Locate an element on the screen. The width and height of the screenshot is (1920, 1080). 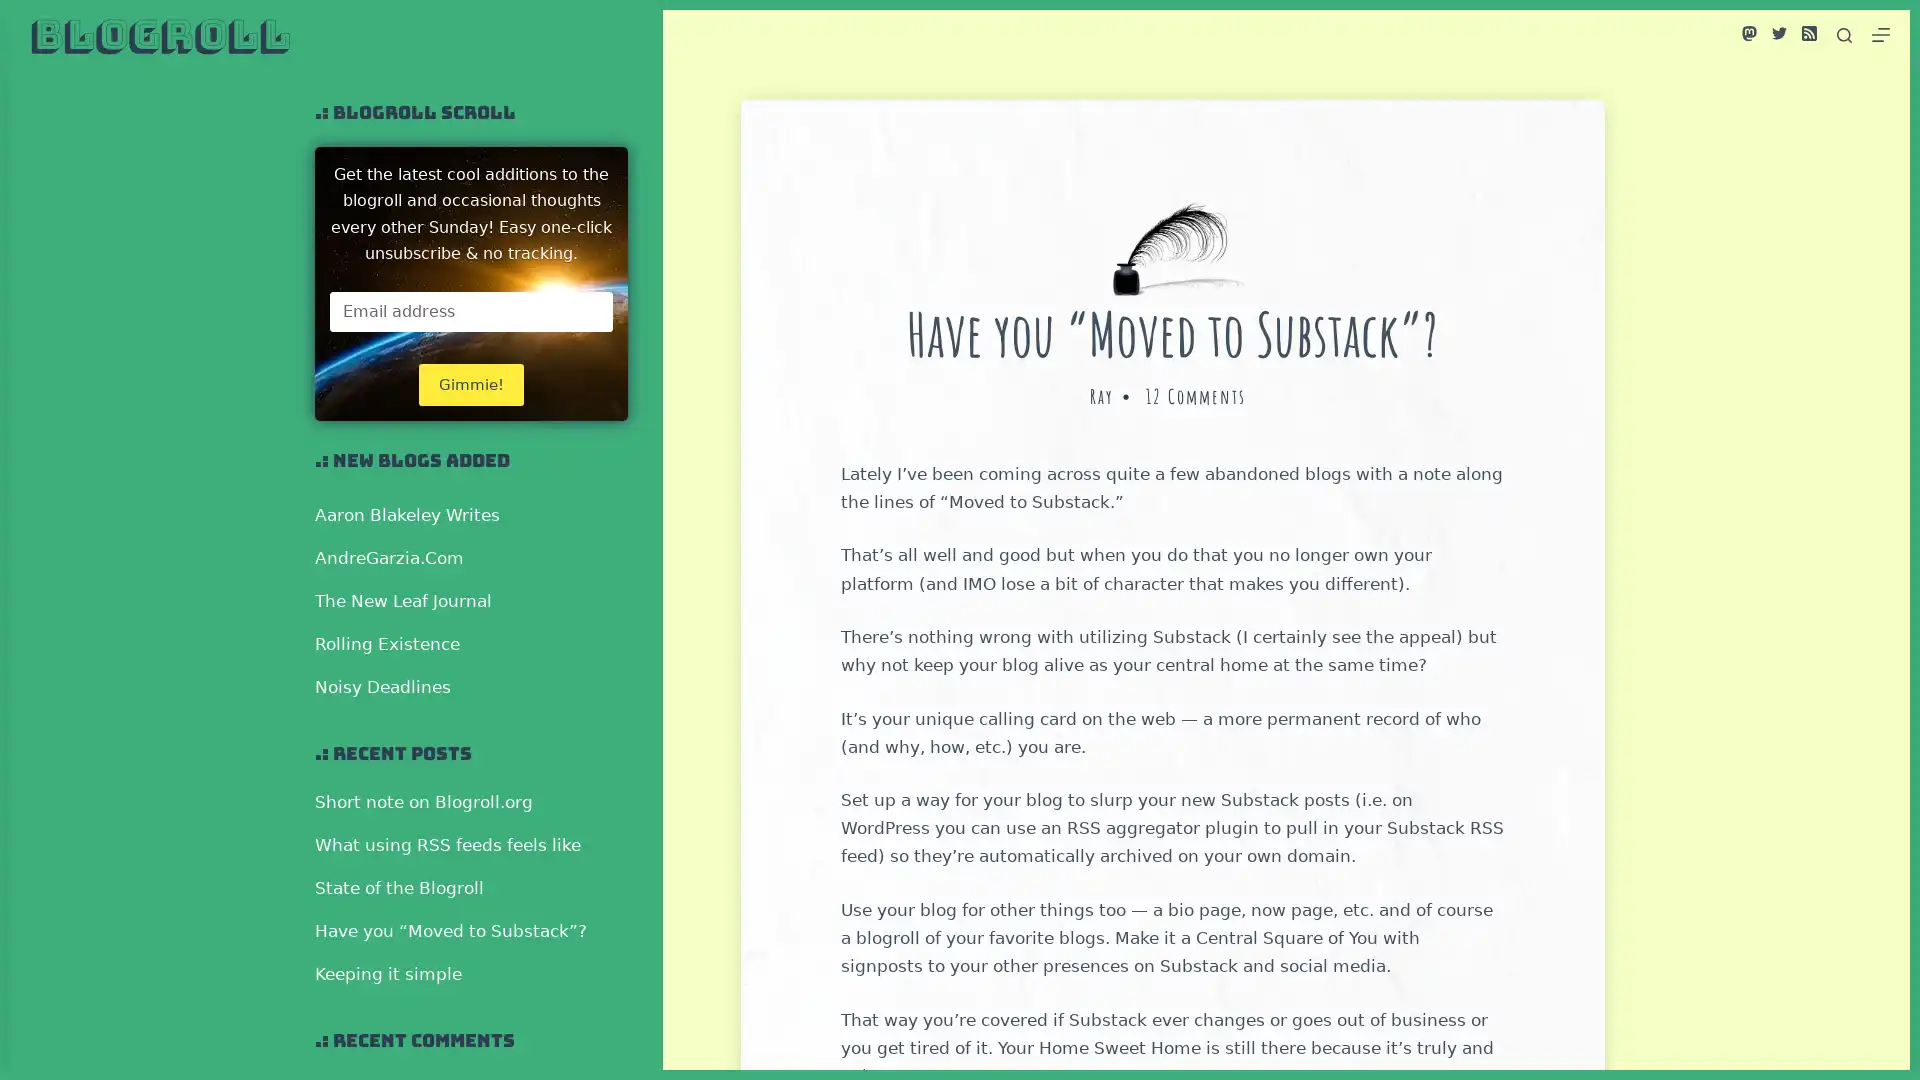
Open off canvas is located at coordinates (1880, 34).